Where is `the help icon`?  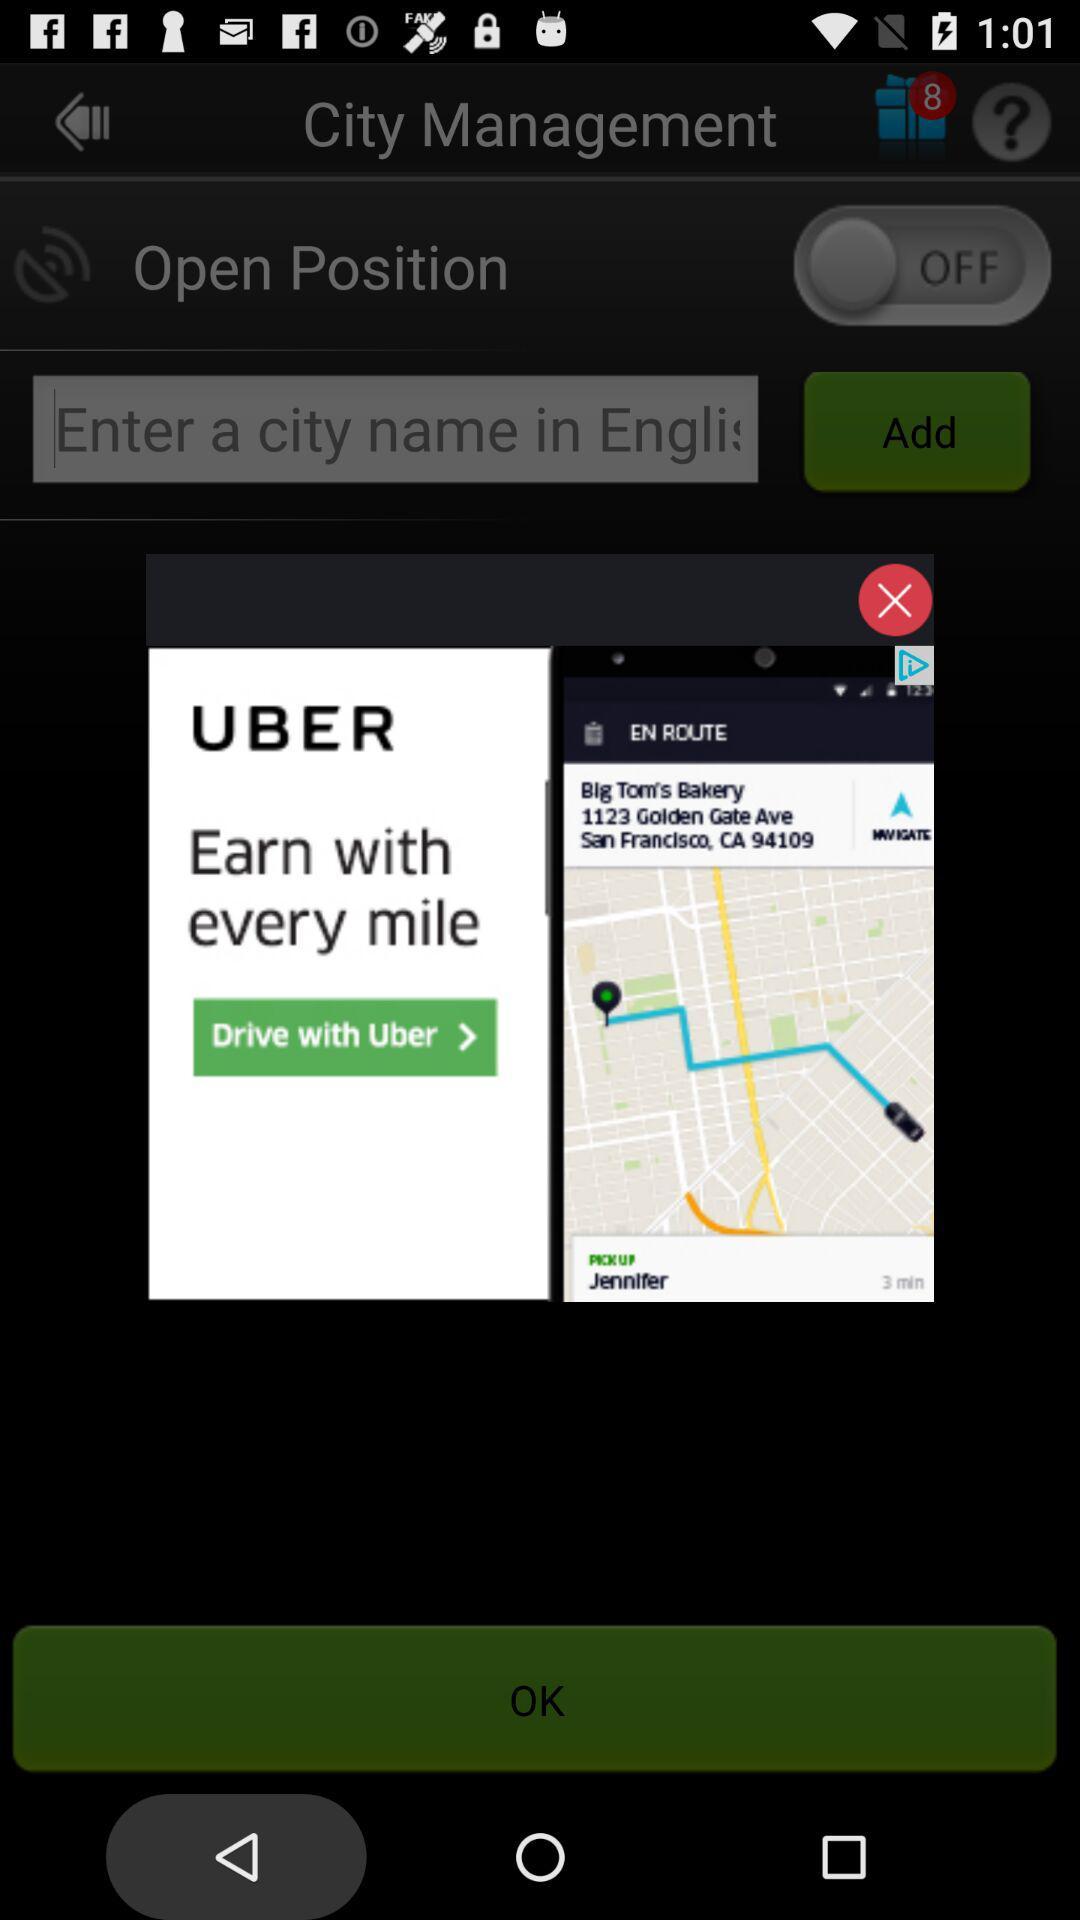
the help icon is located at coordinates (1011, 129).